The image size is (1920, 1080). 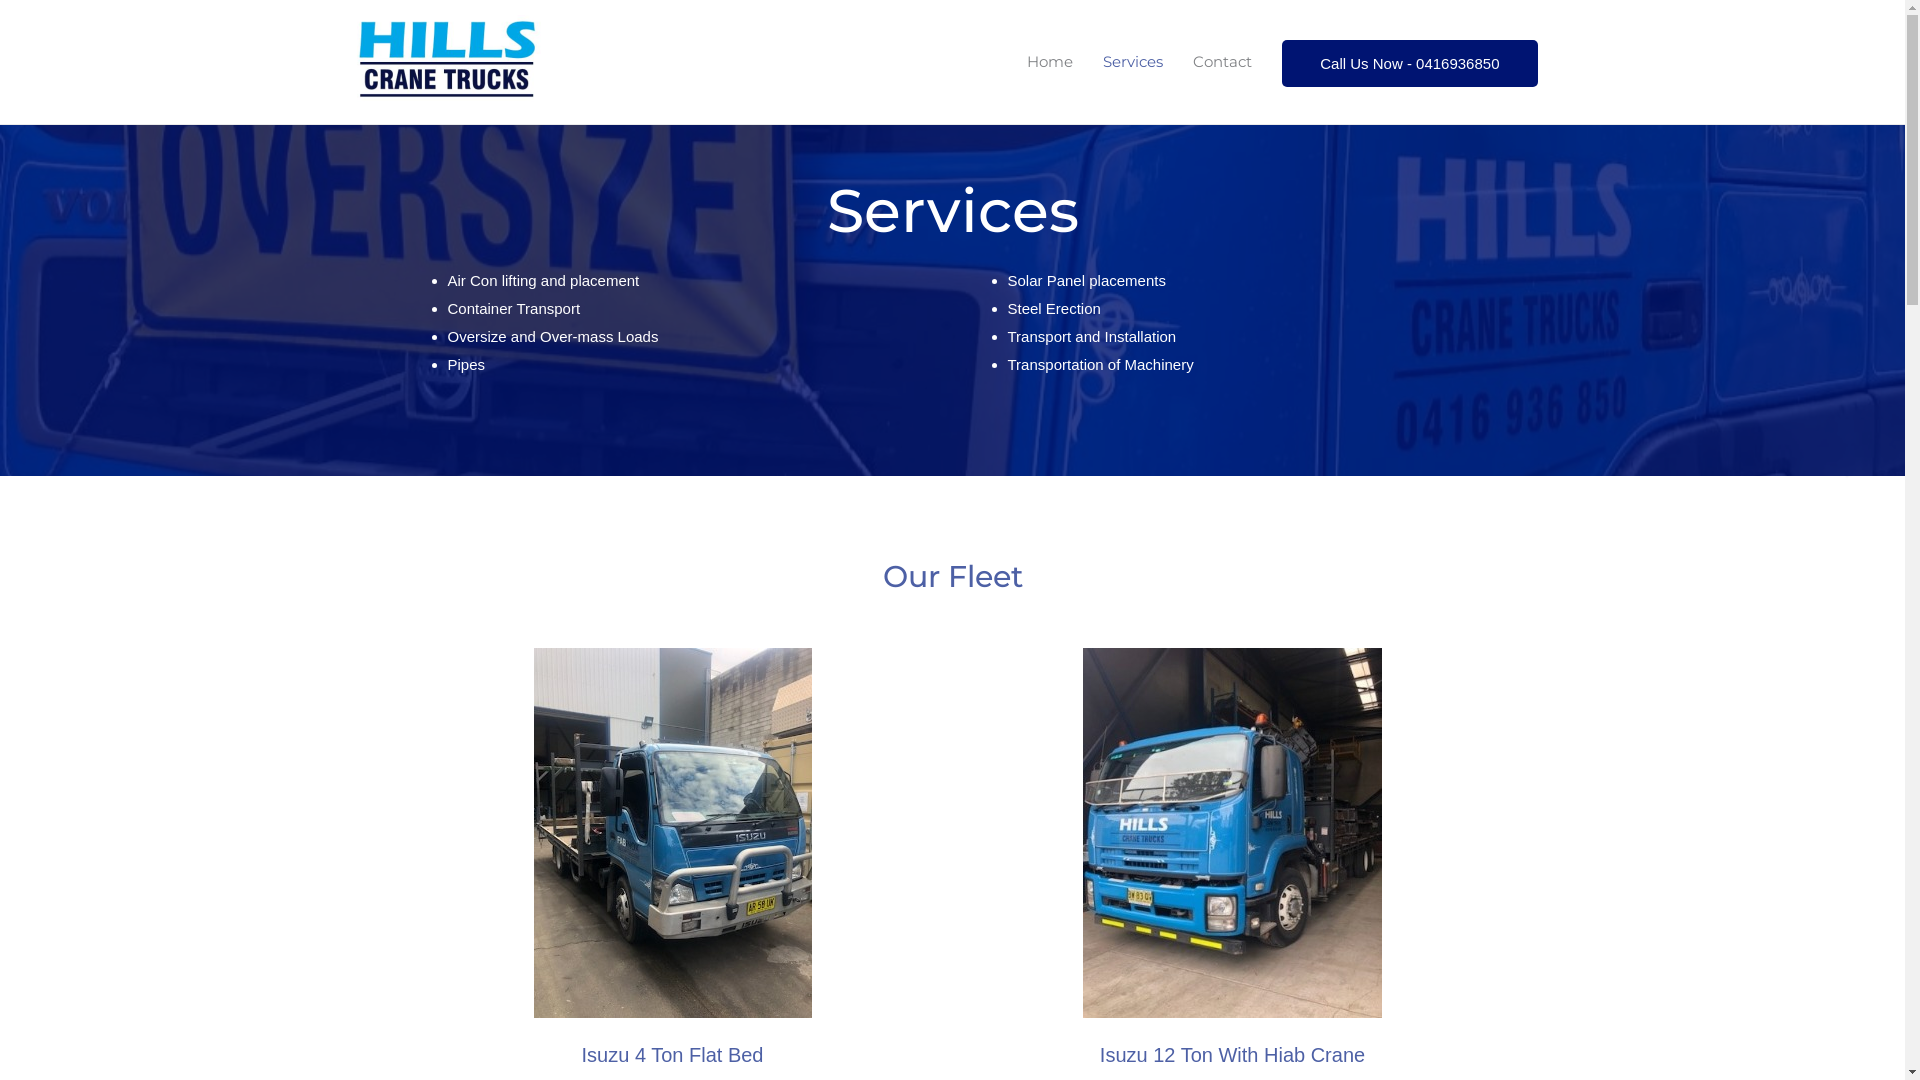 What do you see at coordinates (1221, 60) in the screenshot?
I see `'Contact'` at bounding box center [1221, 60].